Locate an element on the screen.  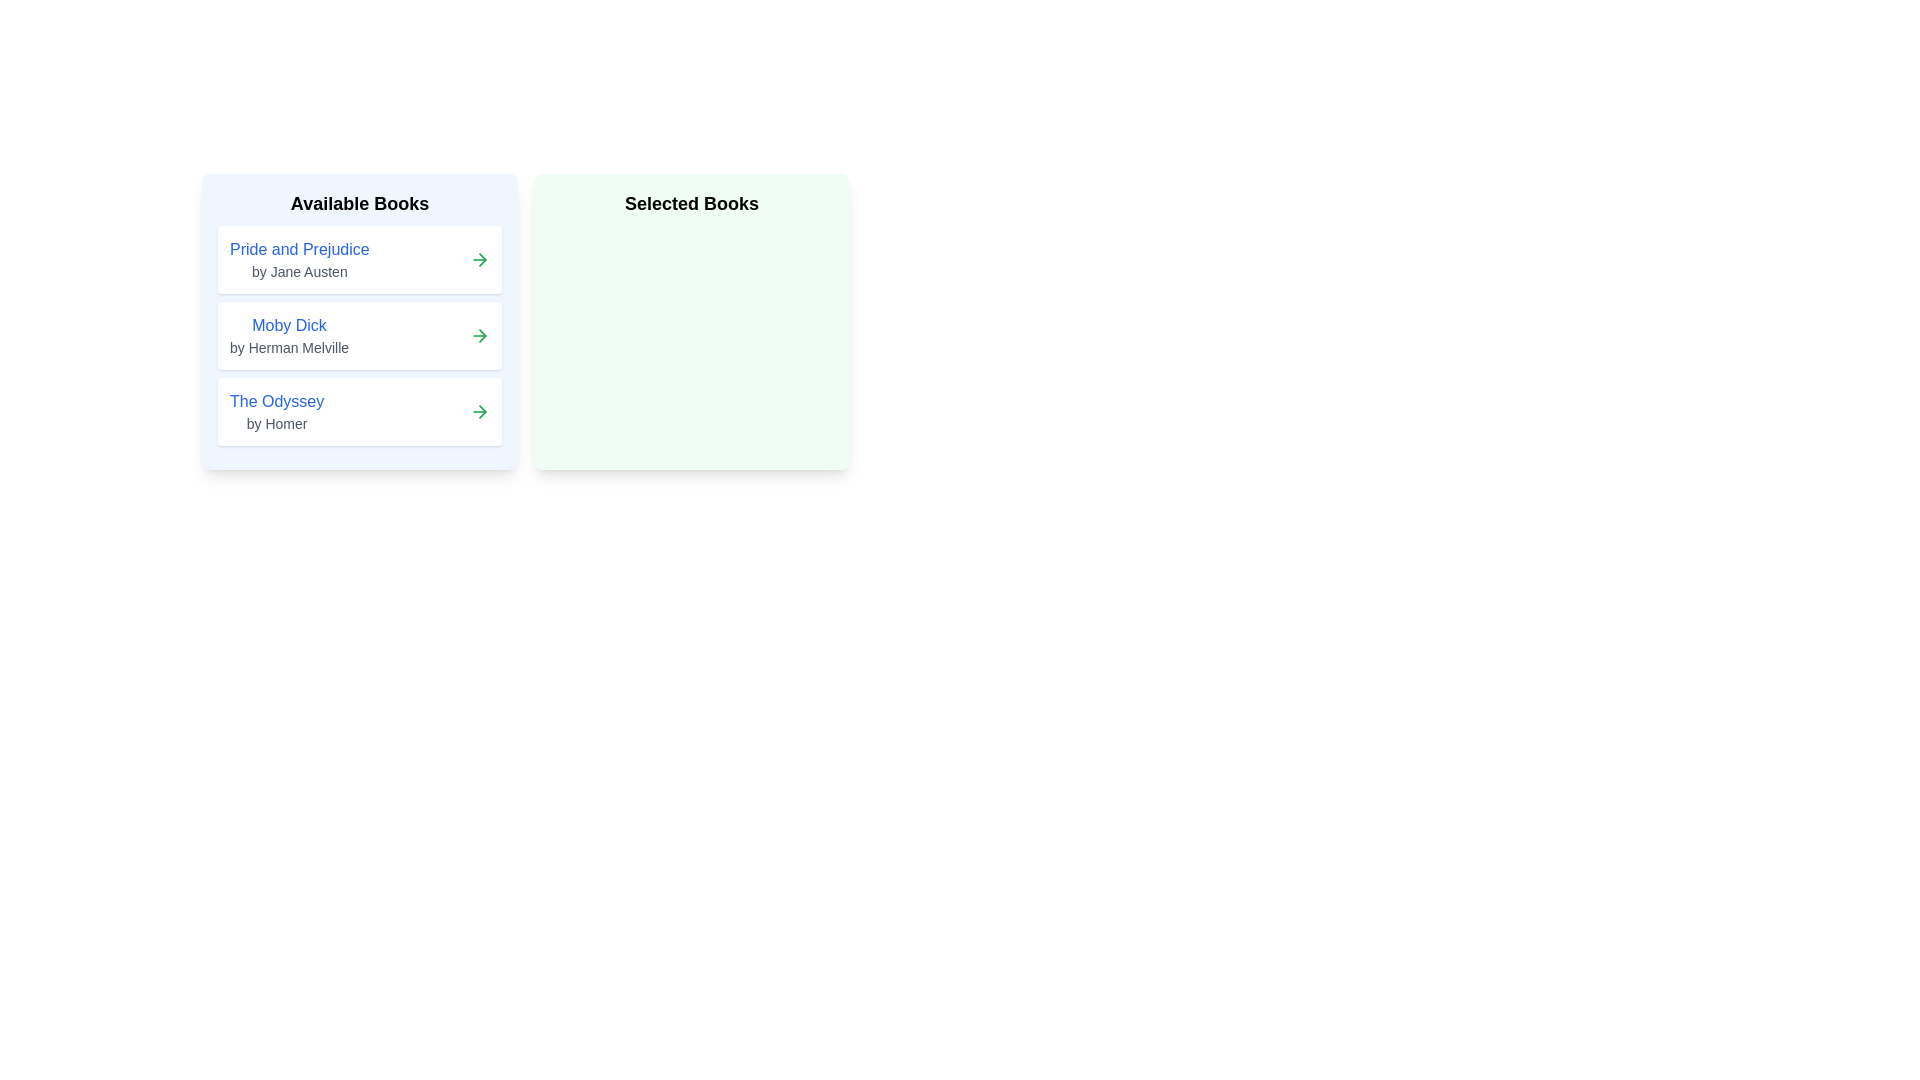
the middle list item displaying the title and author of a book in the 'Available Books' section is located at coordinates (360, 320).